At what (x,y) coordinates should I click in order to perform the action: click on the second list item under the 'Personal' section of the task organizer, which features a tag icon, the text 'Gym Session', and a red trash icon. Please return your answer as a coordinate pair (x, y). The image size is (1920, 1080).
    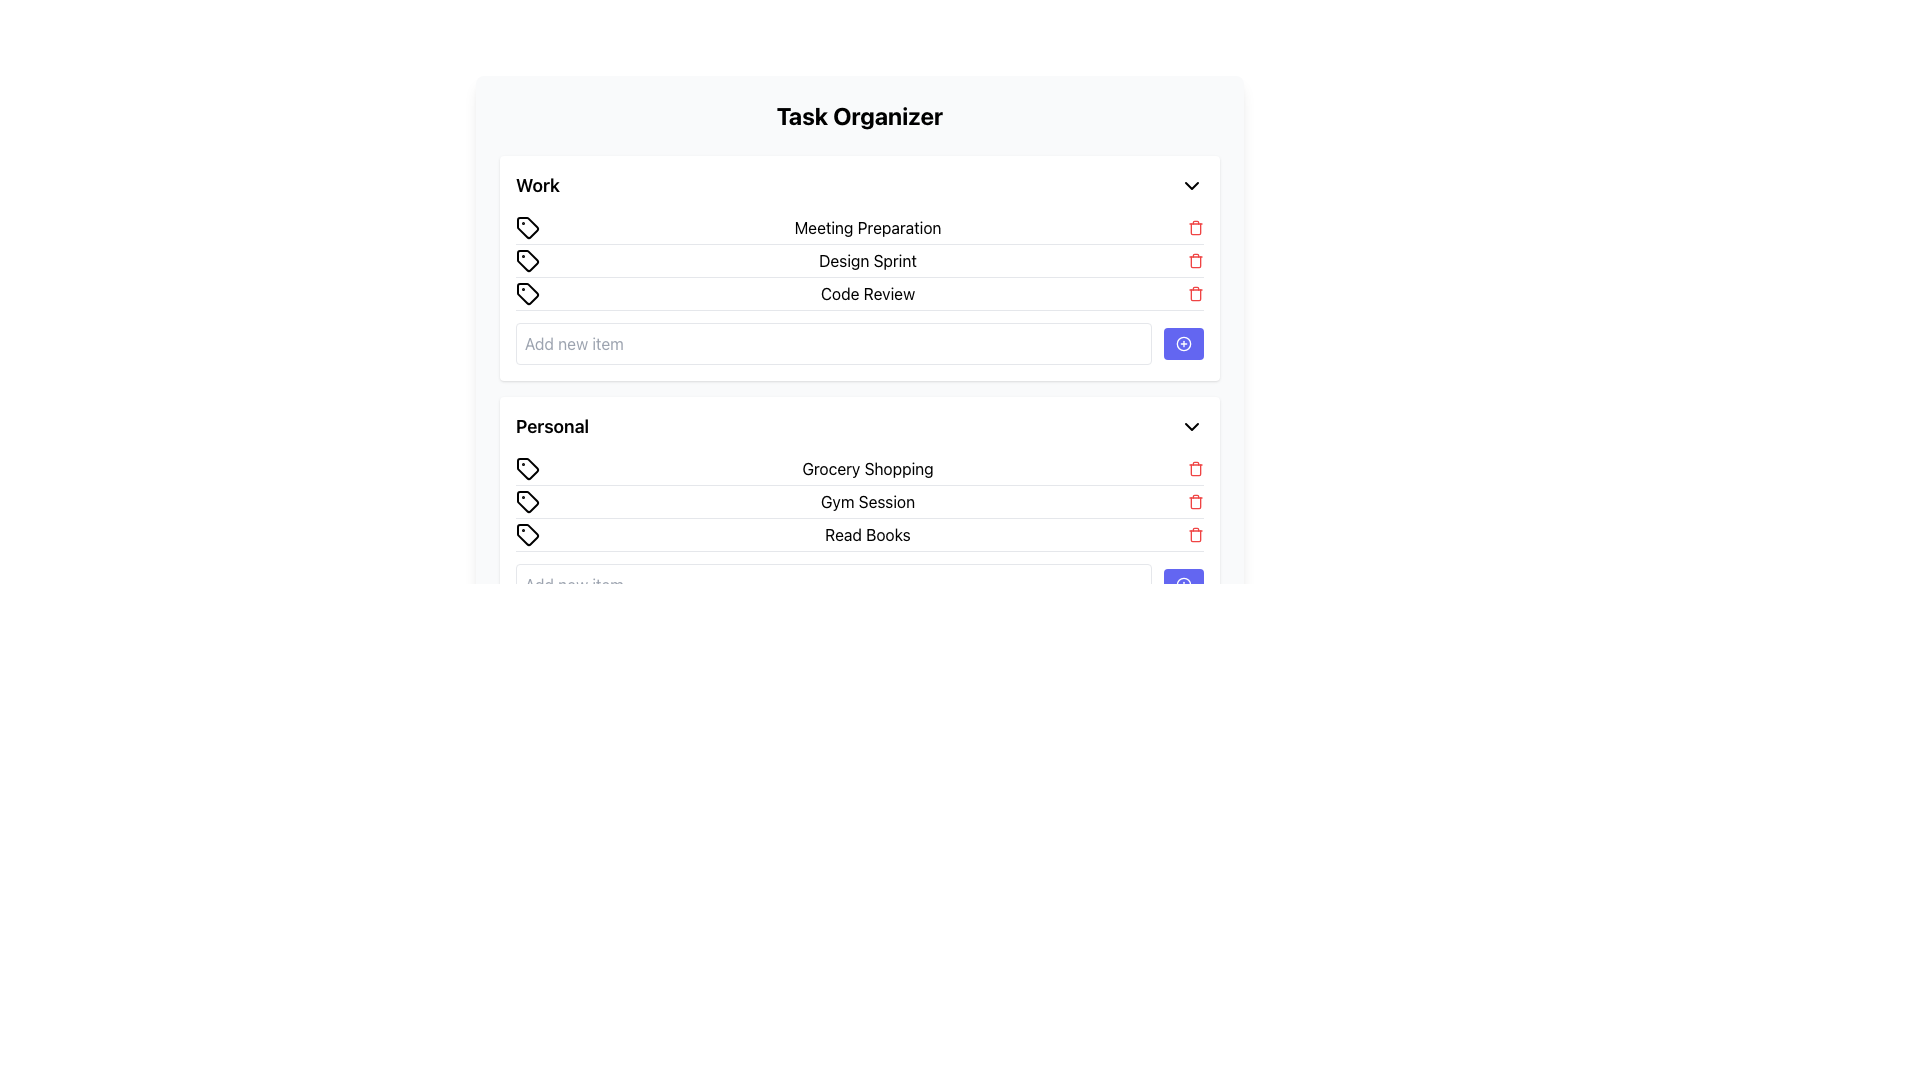
    Looking at the image, I should click on (859, 501).